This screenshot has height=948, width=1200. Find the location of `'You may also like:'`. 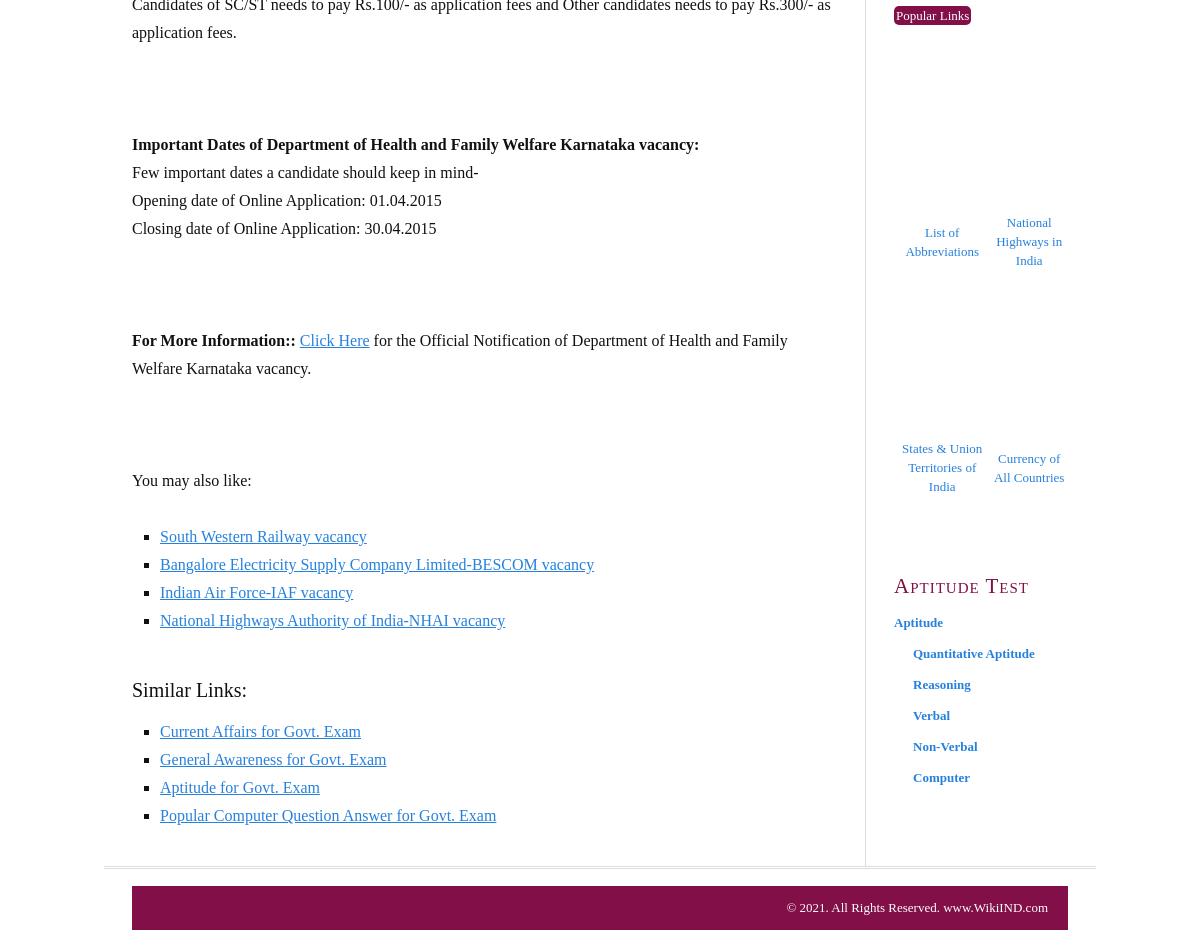

'You may also like:' is located at coordinates (190, 480).